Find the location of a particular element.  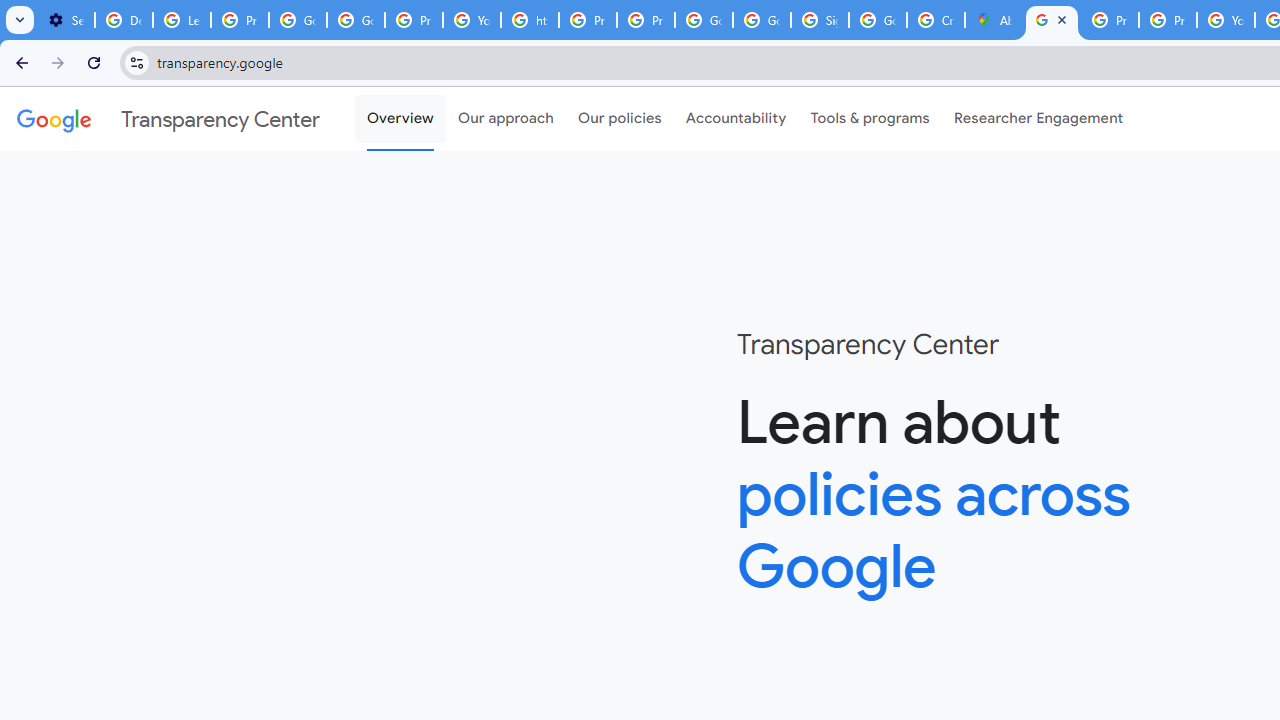

'Delete photos & videos - Computer - Google Photos Help' is located at coordinates (123, 20).